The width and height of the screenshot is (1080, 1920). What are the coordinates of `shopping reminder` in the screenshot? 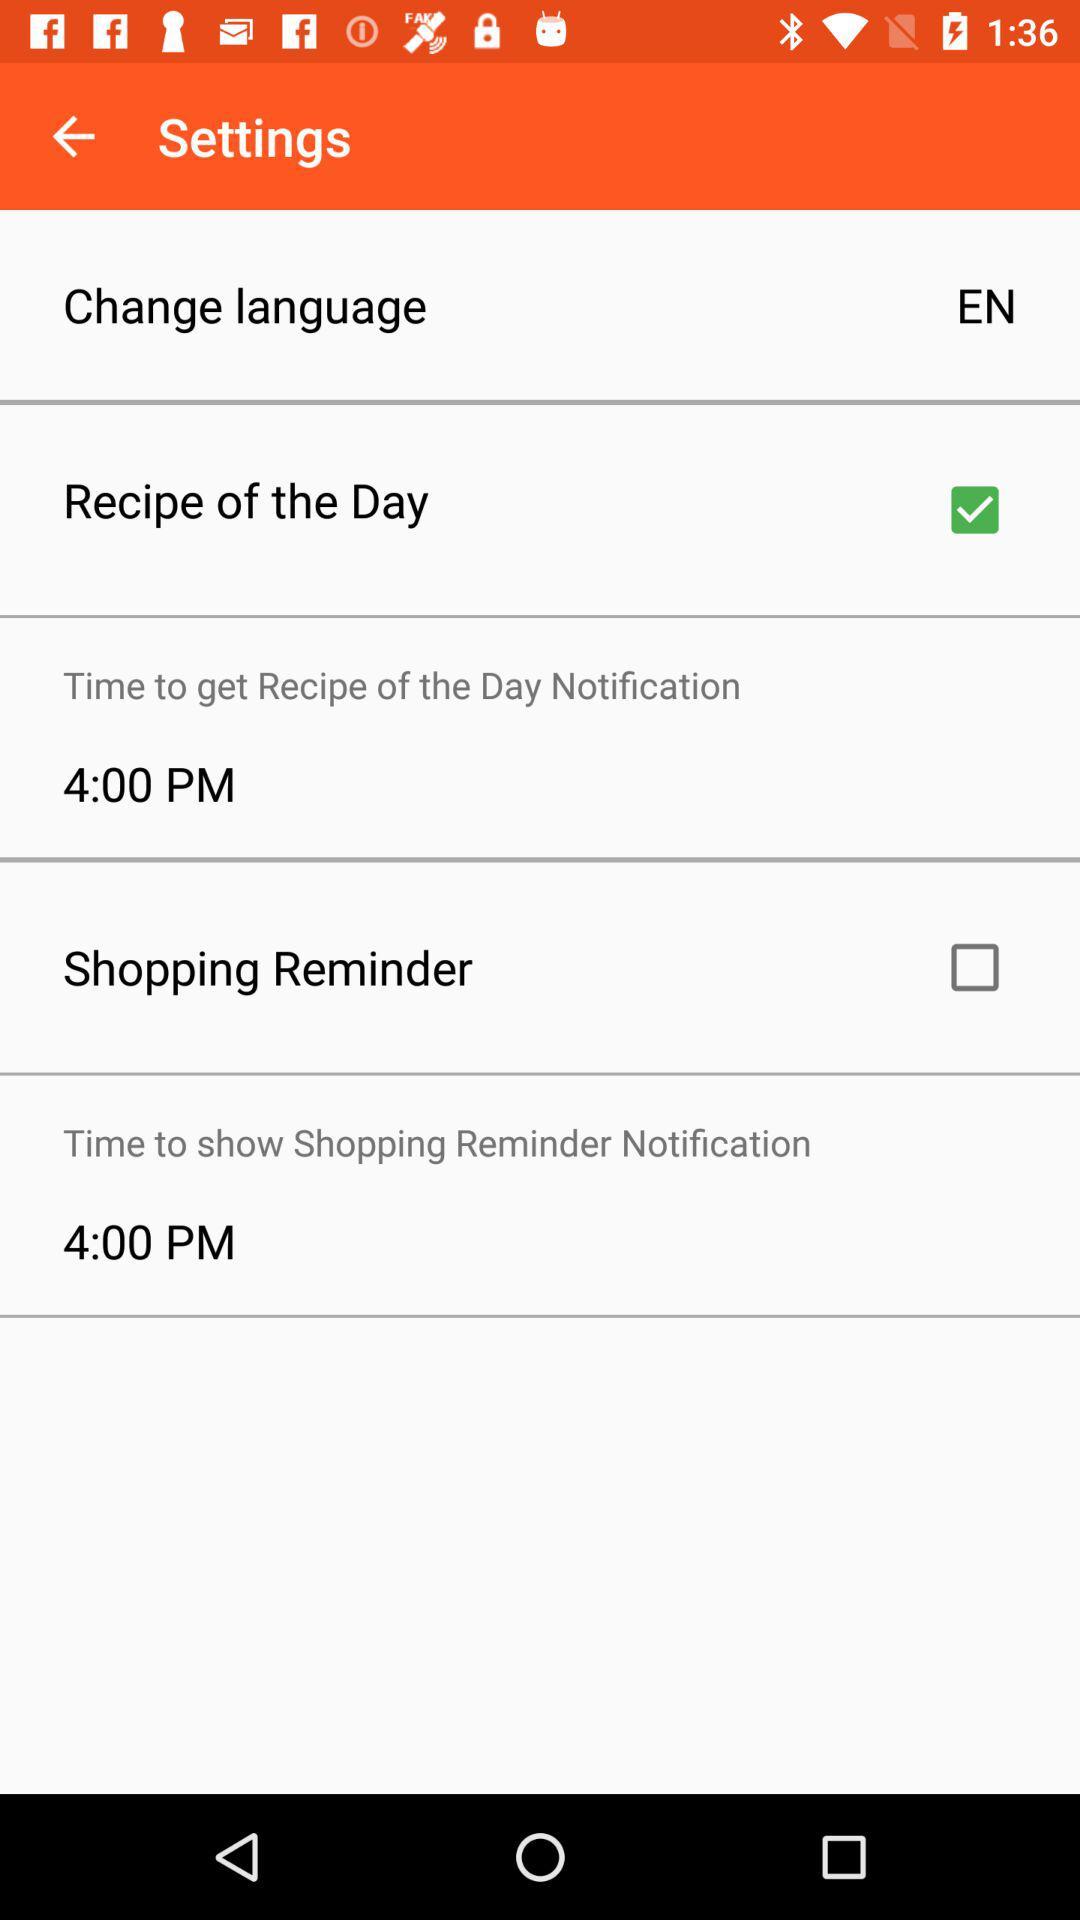 It's located at (974, 967).